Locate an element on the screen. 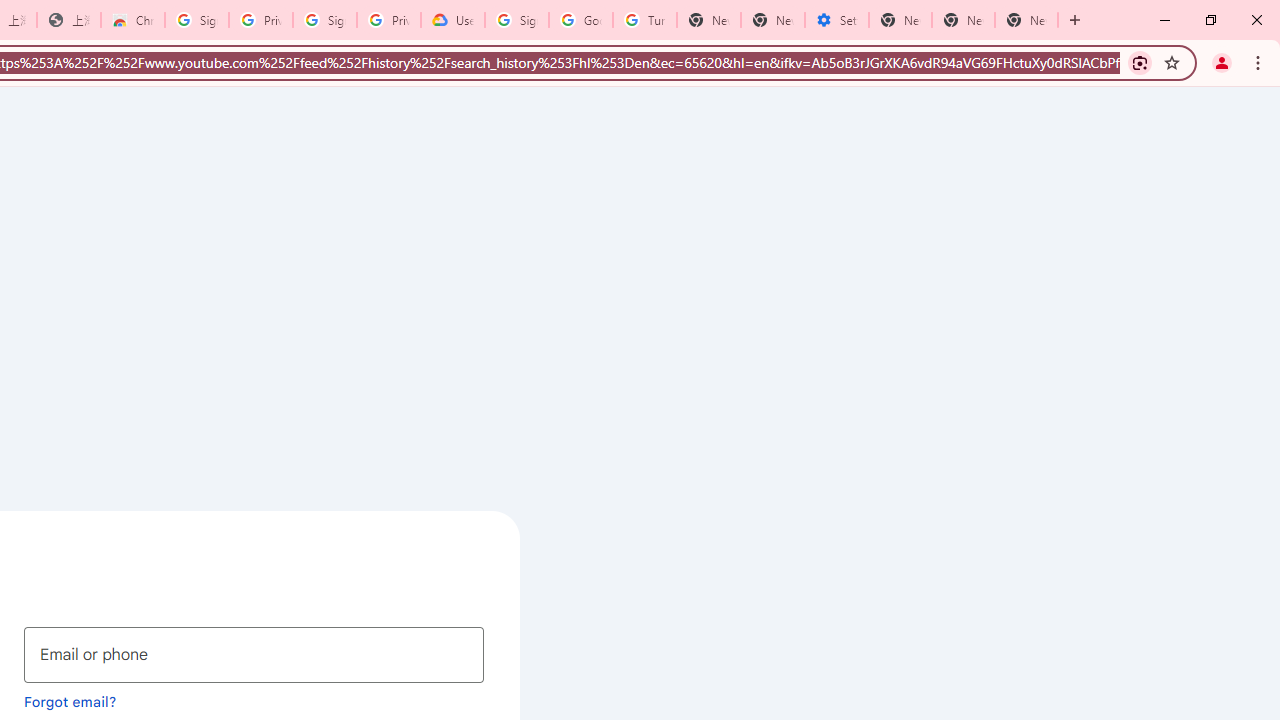  'Sign in - Google Accounts' is located at coordinates (197, 20).